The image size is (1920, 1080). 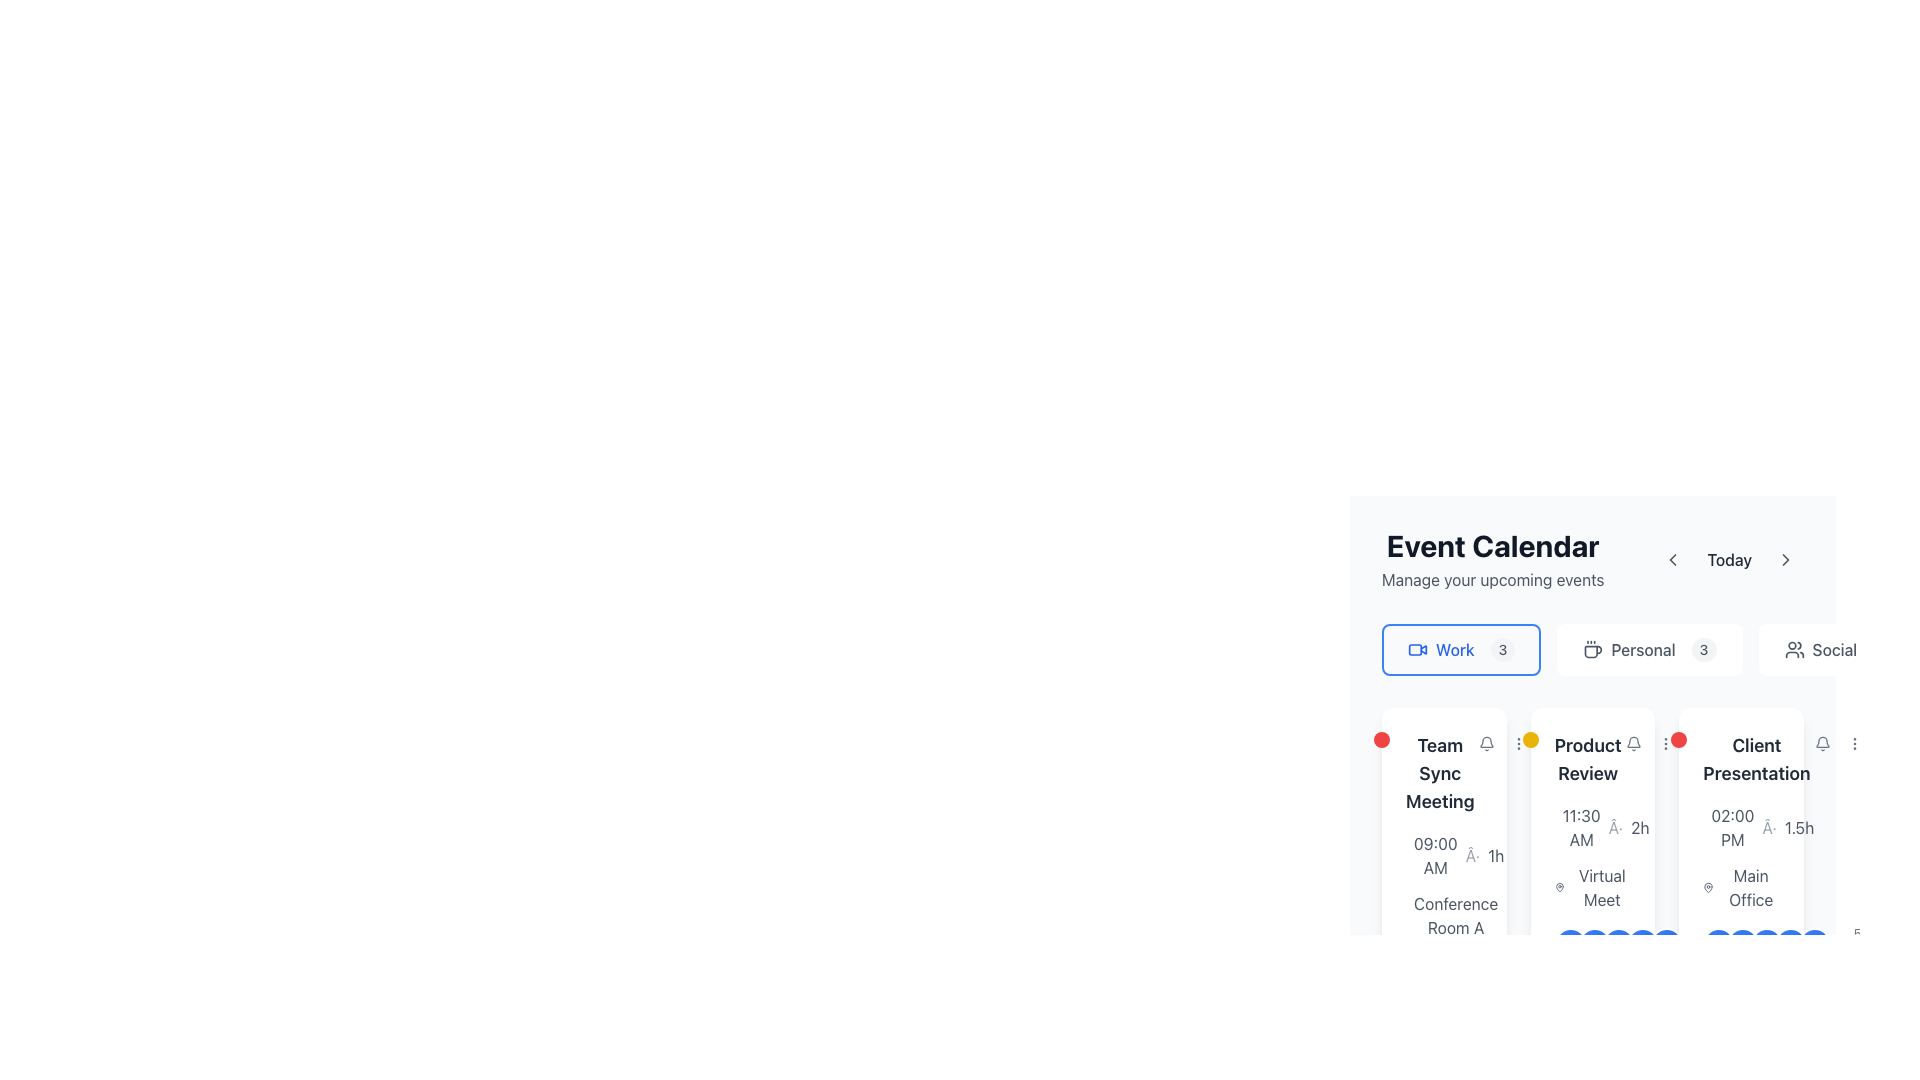 I want to click on the avatars in the visual indication element that shows participant details, located at the bottom-right section of the calendar interface beneath 'Product Review', so click(x=1630, y=944).